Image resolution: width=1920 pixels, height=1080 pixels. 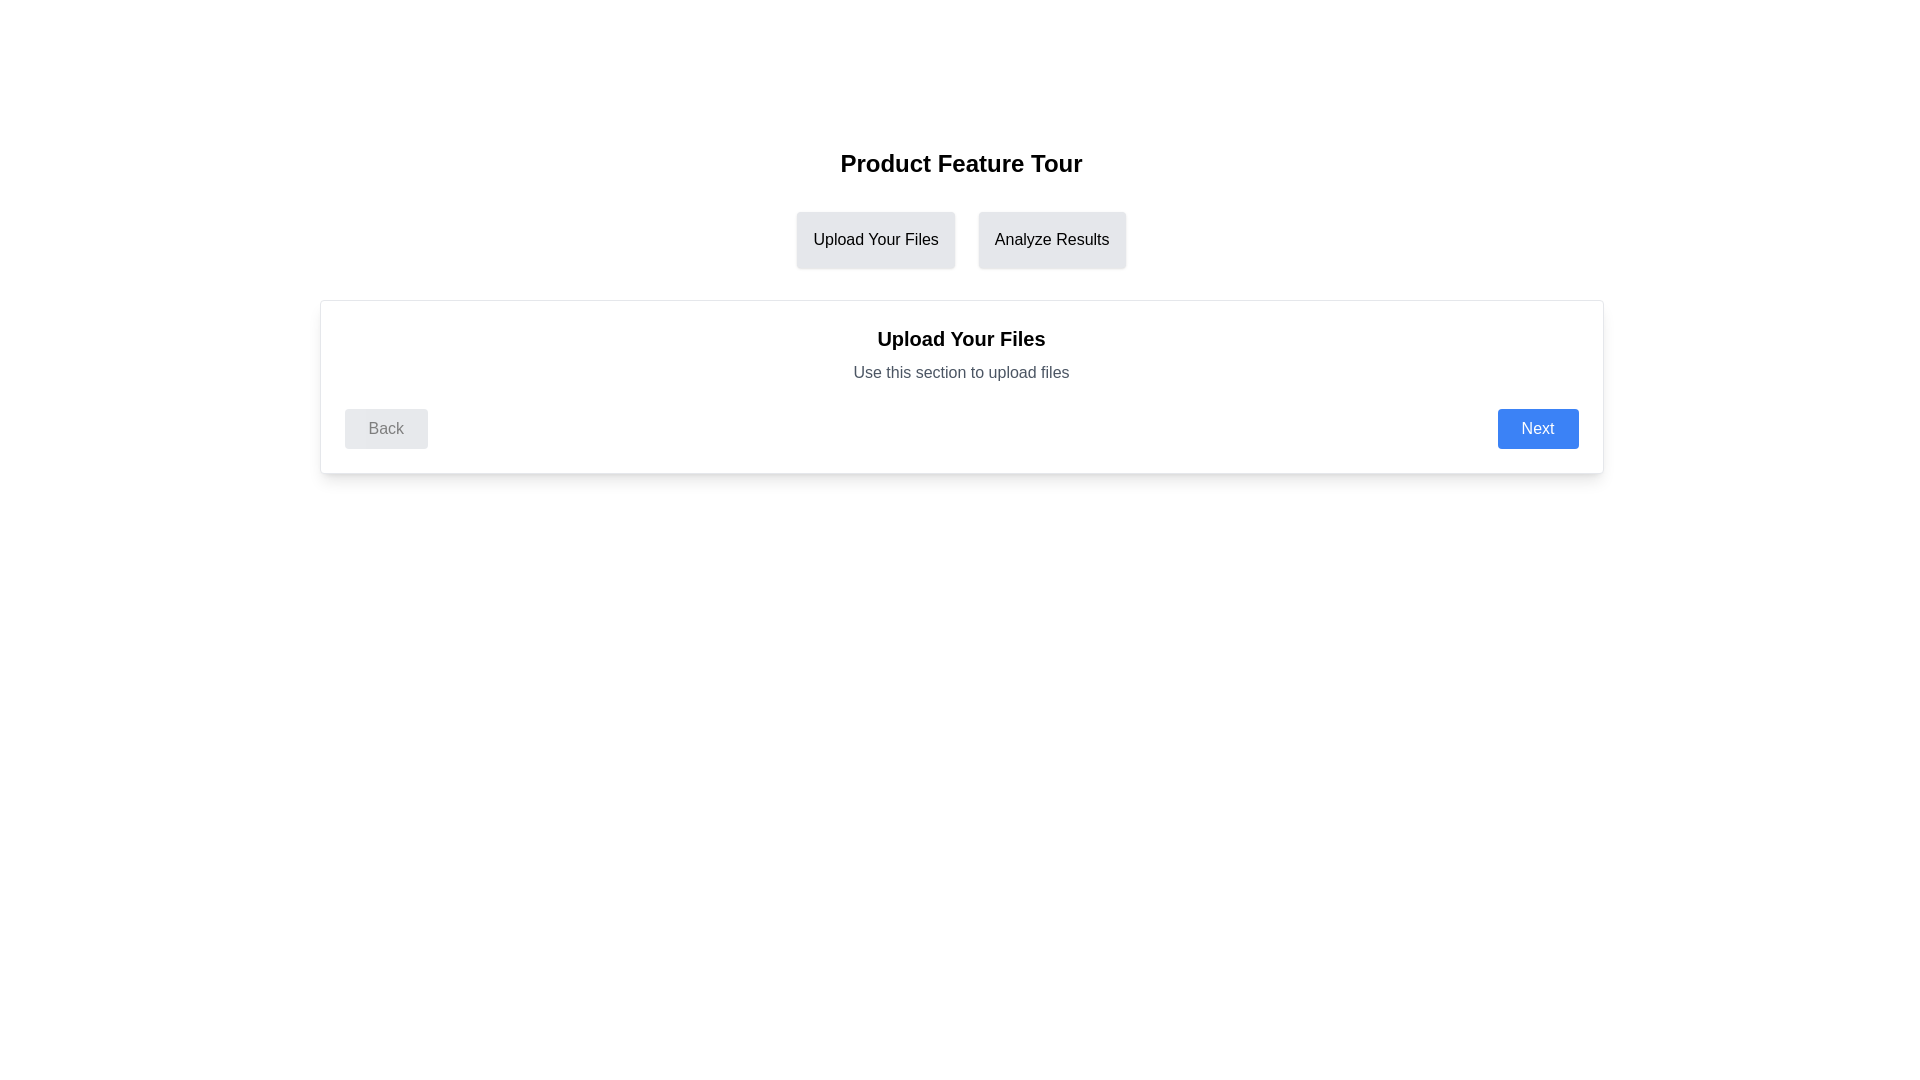 What do you see at coordinates (386, 427) in the screenshot?
I see `the rectangular 'Back' button with a light gray background and black text, located towards the bottom-left region of the main content area` at bounding box center [386, 427].